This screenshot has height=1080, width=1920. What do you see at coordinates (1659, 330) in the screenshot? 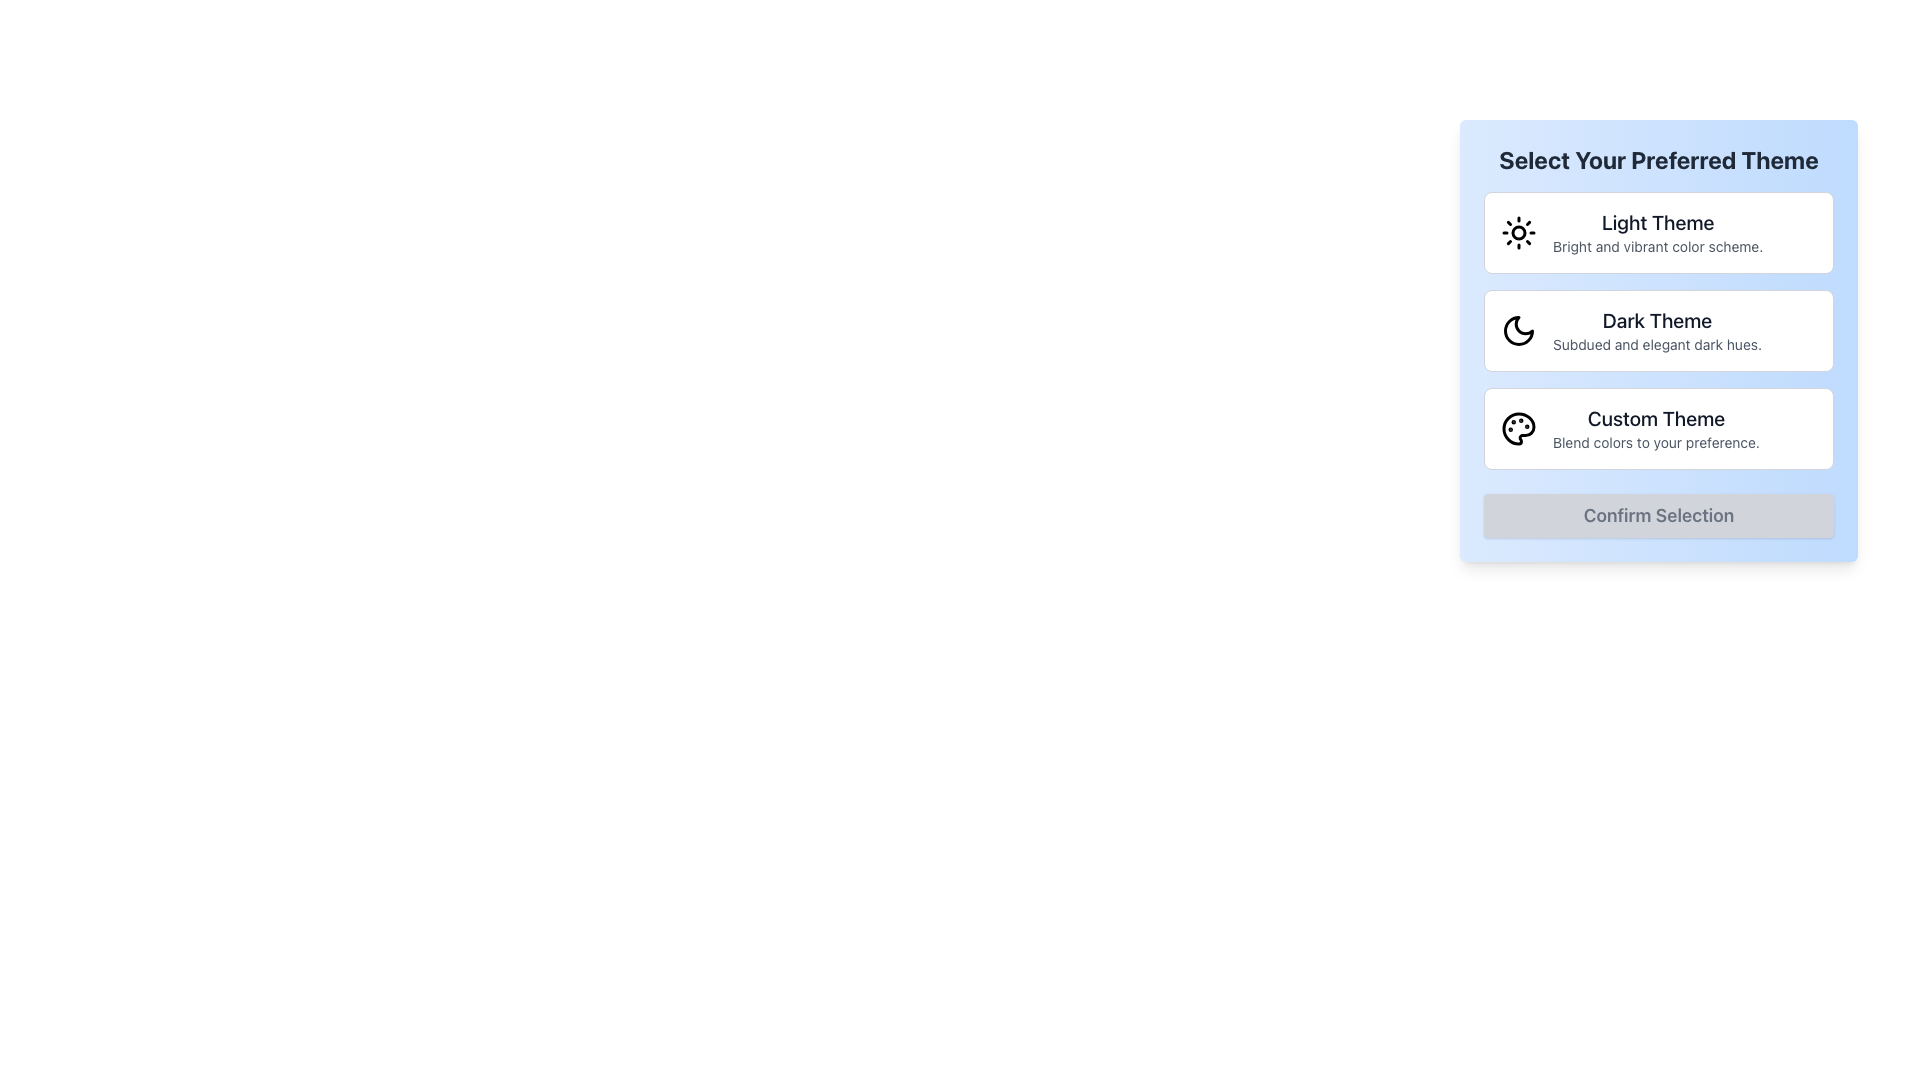
I see `the 'Dark Theme' selectable list item, which is styled with a rounded border and contains a crescent moon icon and the description 'Subdued and elegant dark hues'` at bounding box center [1659, 330].